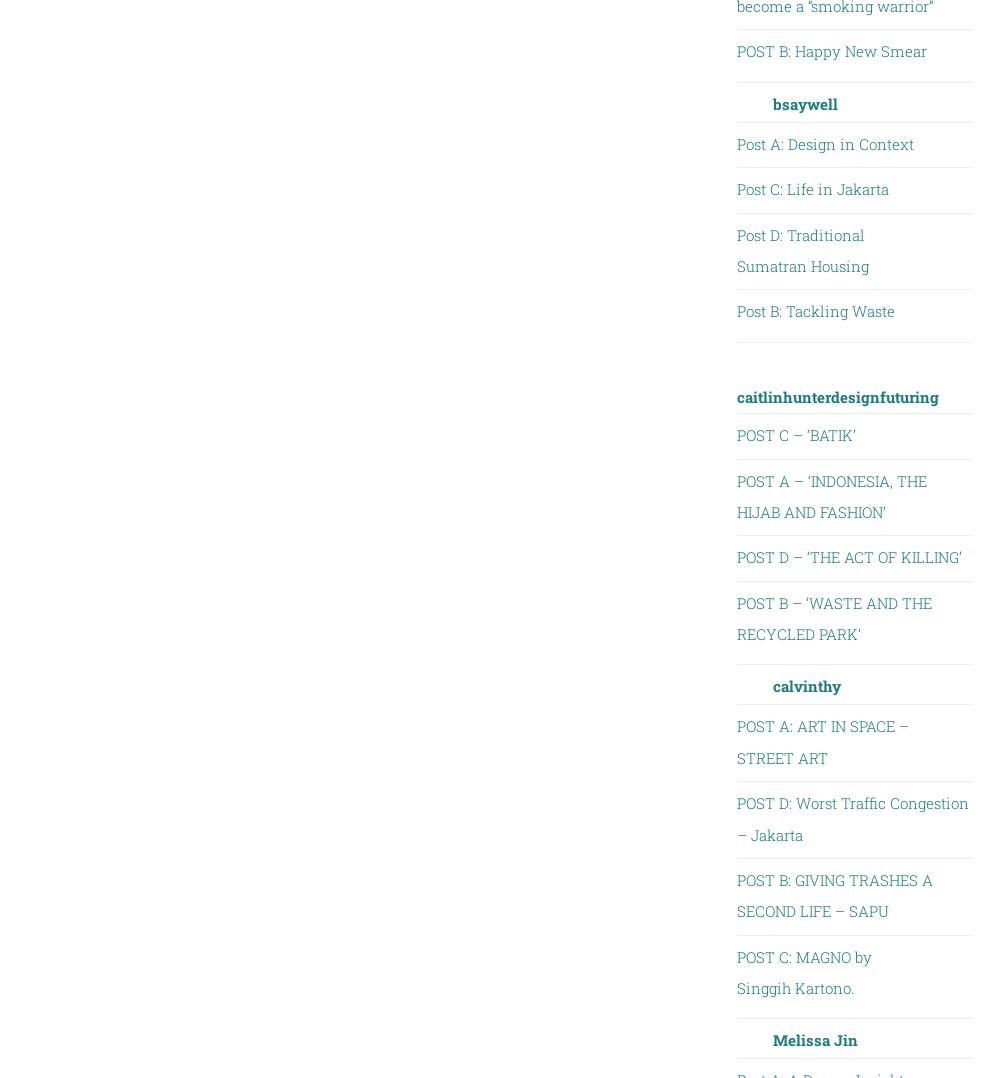 This screenshot has width=1000, height=1078. Describe the element at coordinates (804, 101) in the screenshot. I see `'bsaywell'` at that location.